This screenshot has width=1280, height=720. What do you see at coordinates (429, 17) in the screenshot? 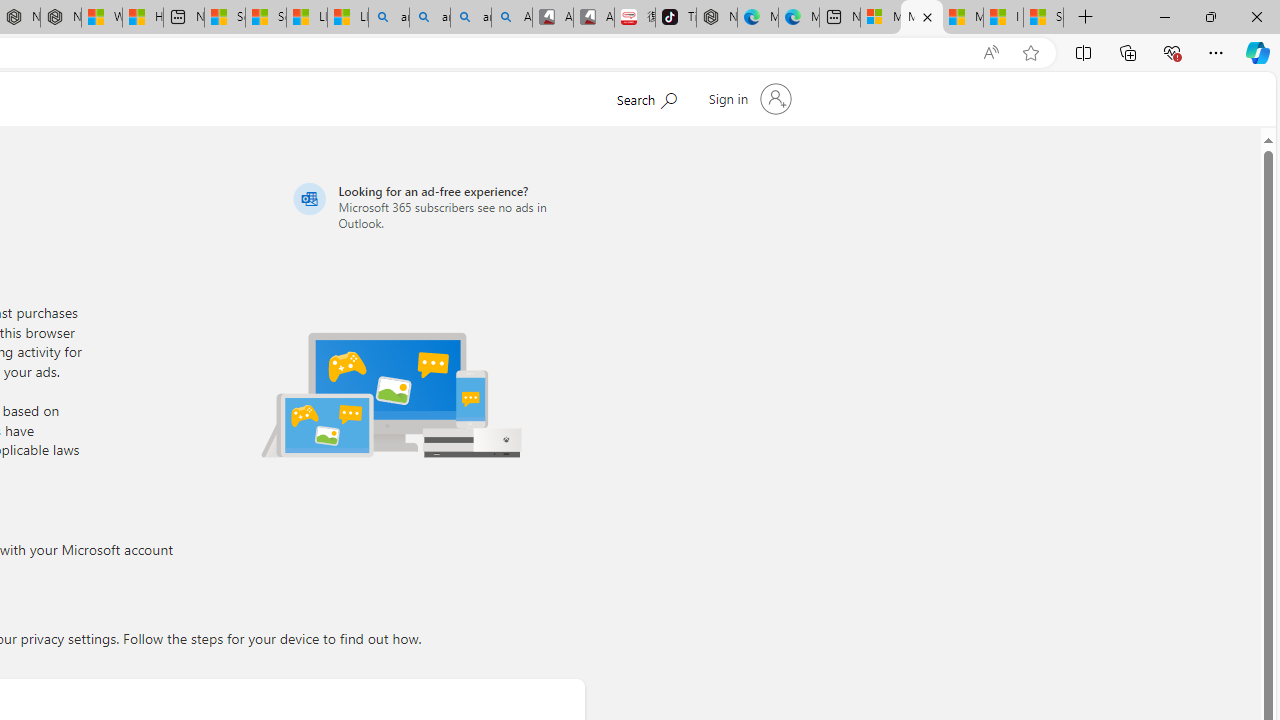
I see `'amazon - Search'` at bounding box center [429, 17].